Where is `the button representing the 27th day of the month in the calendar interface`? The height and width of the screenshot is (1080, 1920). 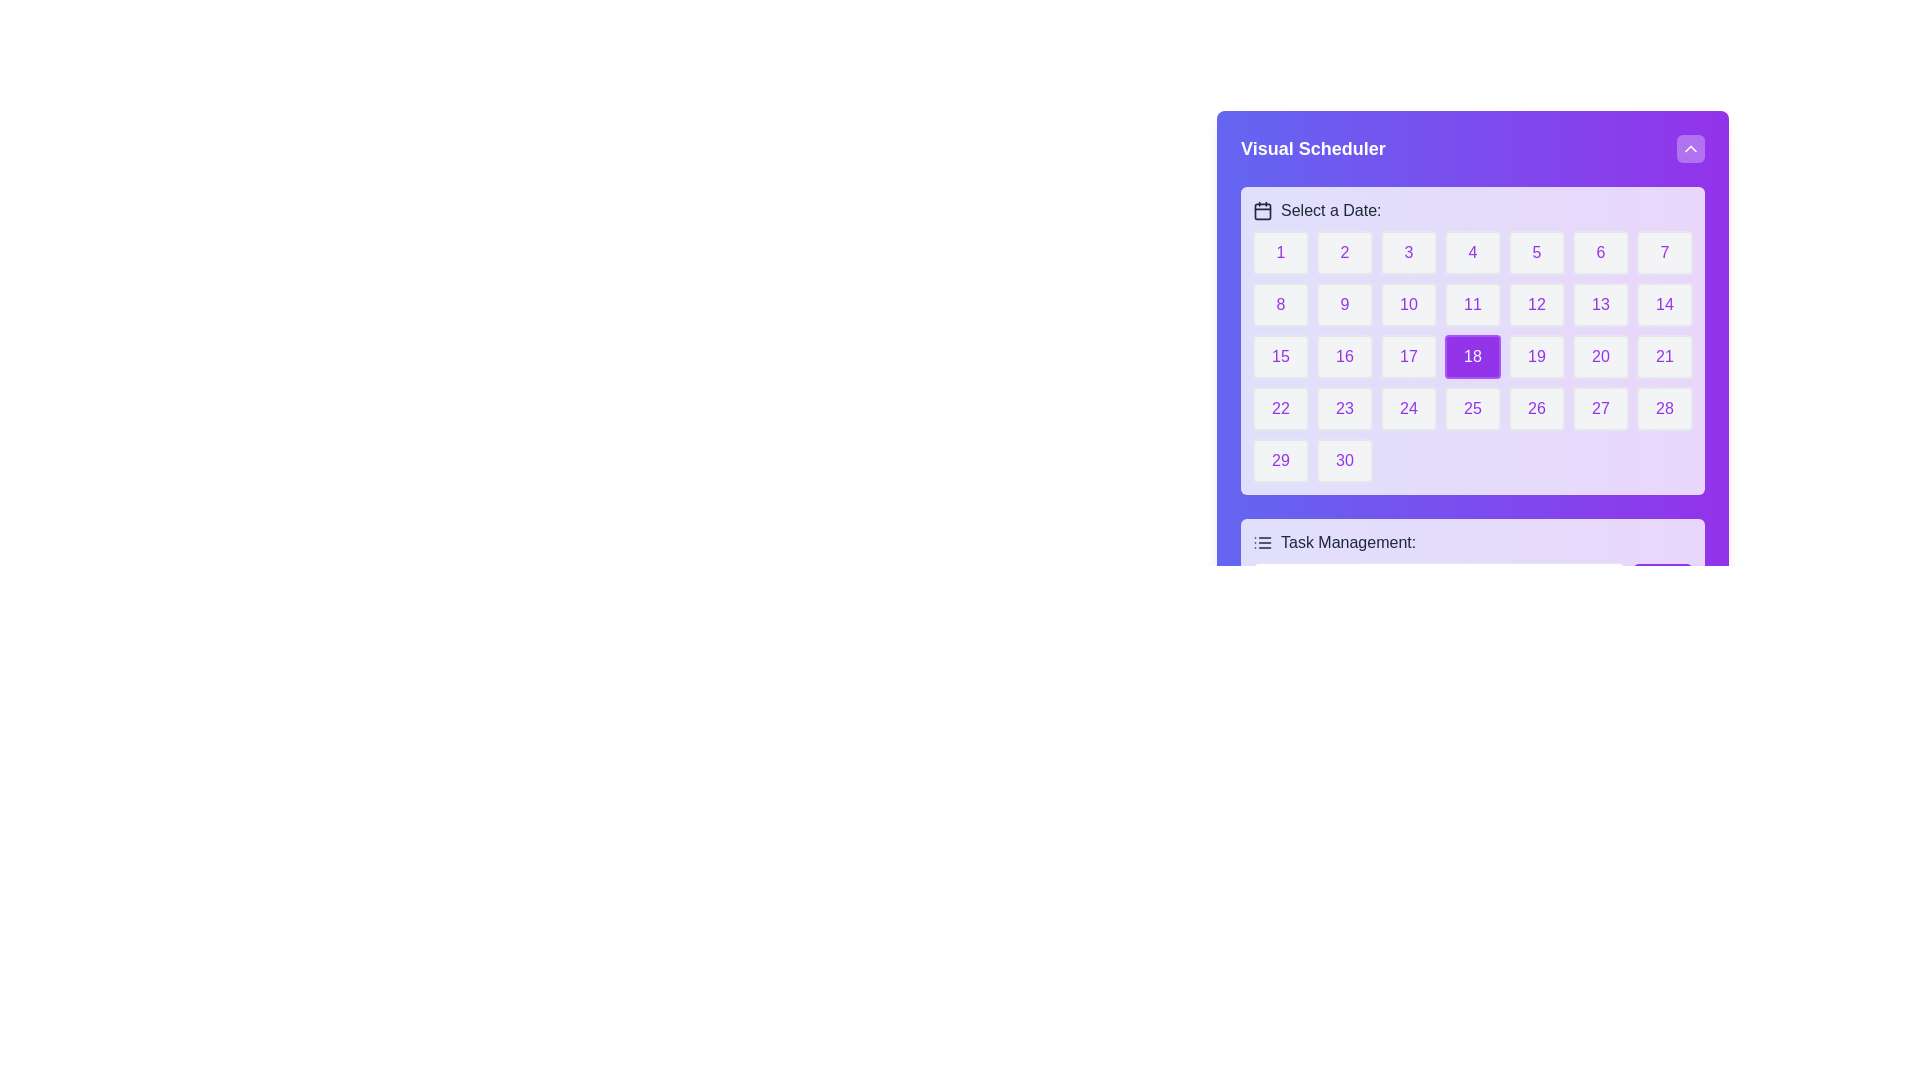 the button representing the 27th day of the month in the calendar interface is located at coordinates (1601, 407).